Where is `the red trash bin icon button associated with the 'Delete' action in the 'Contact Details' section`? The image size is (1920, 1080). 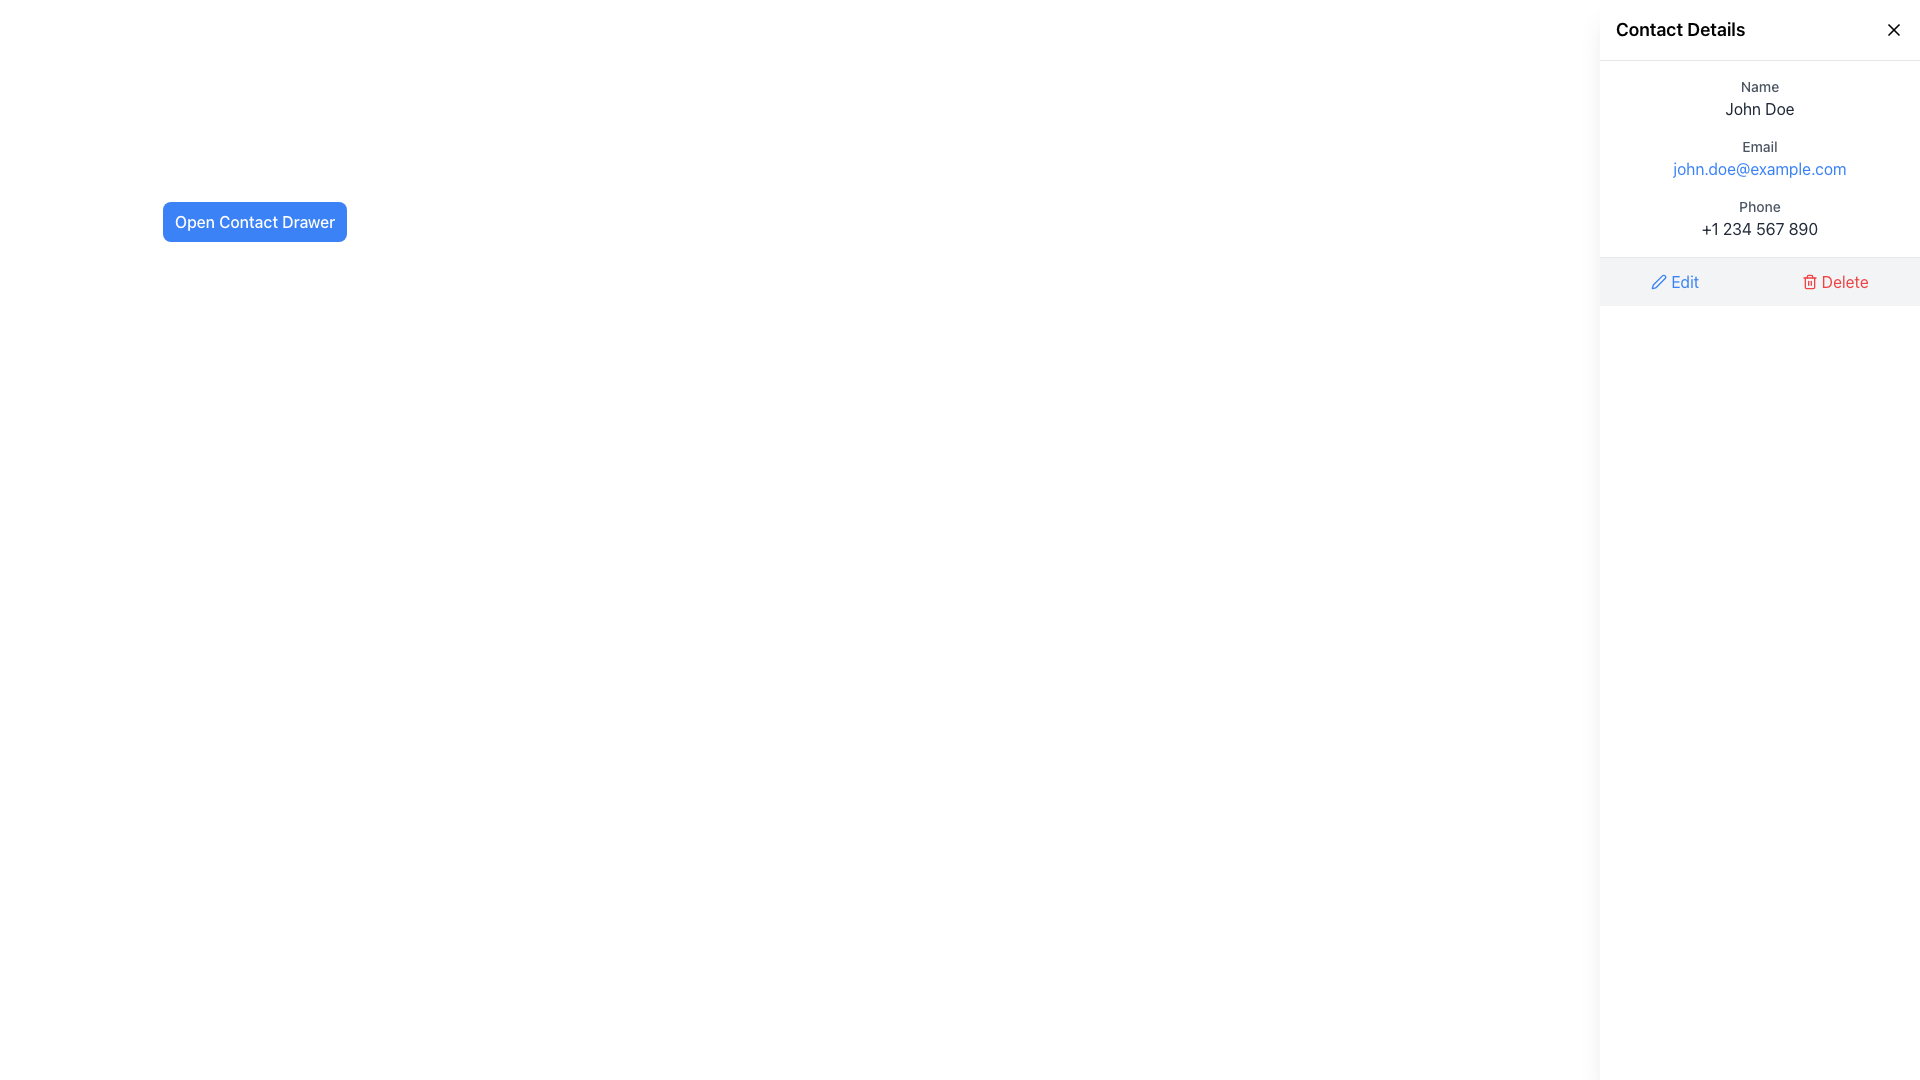
the red trash bin icon button associated with the 'Delete' action in the 'Contact Details' section is located at coordinates (1809, 281).